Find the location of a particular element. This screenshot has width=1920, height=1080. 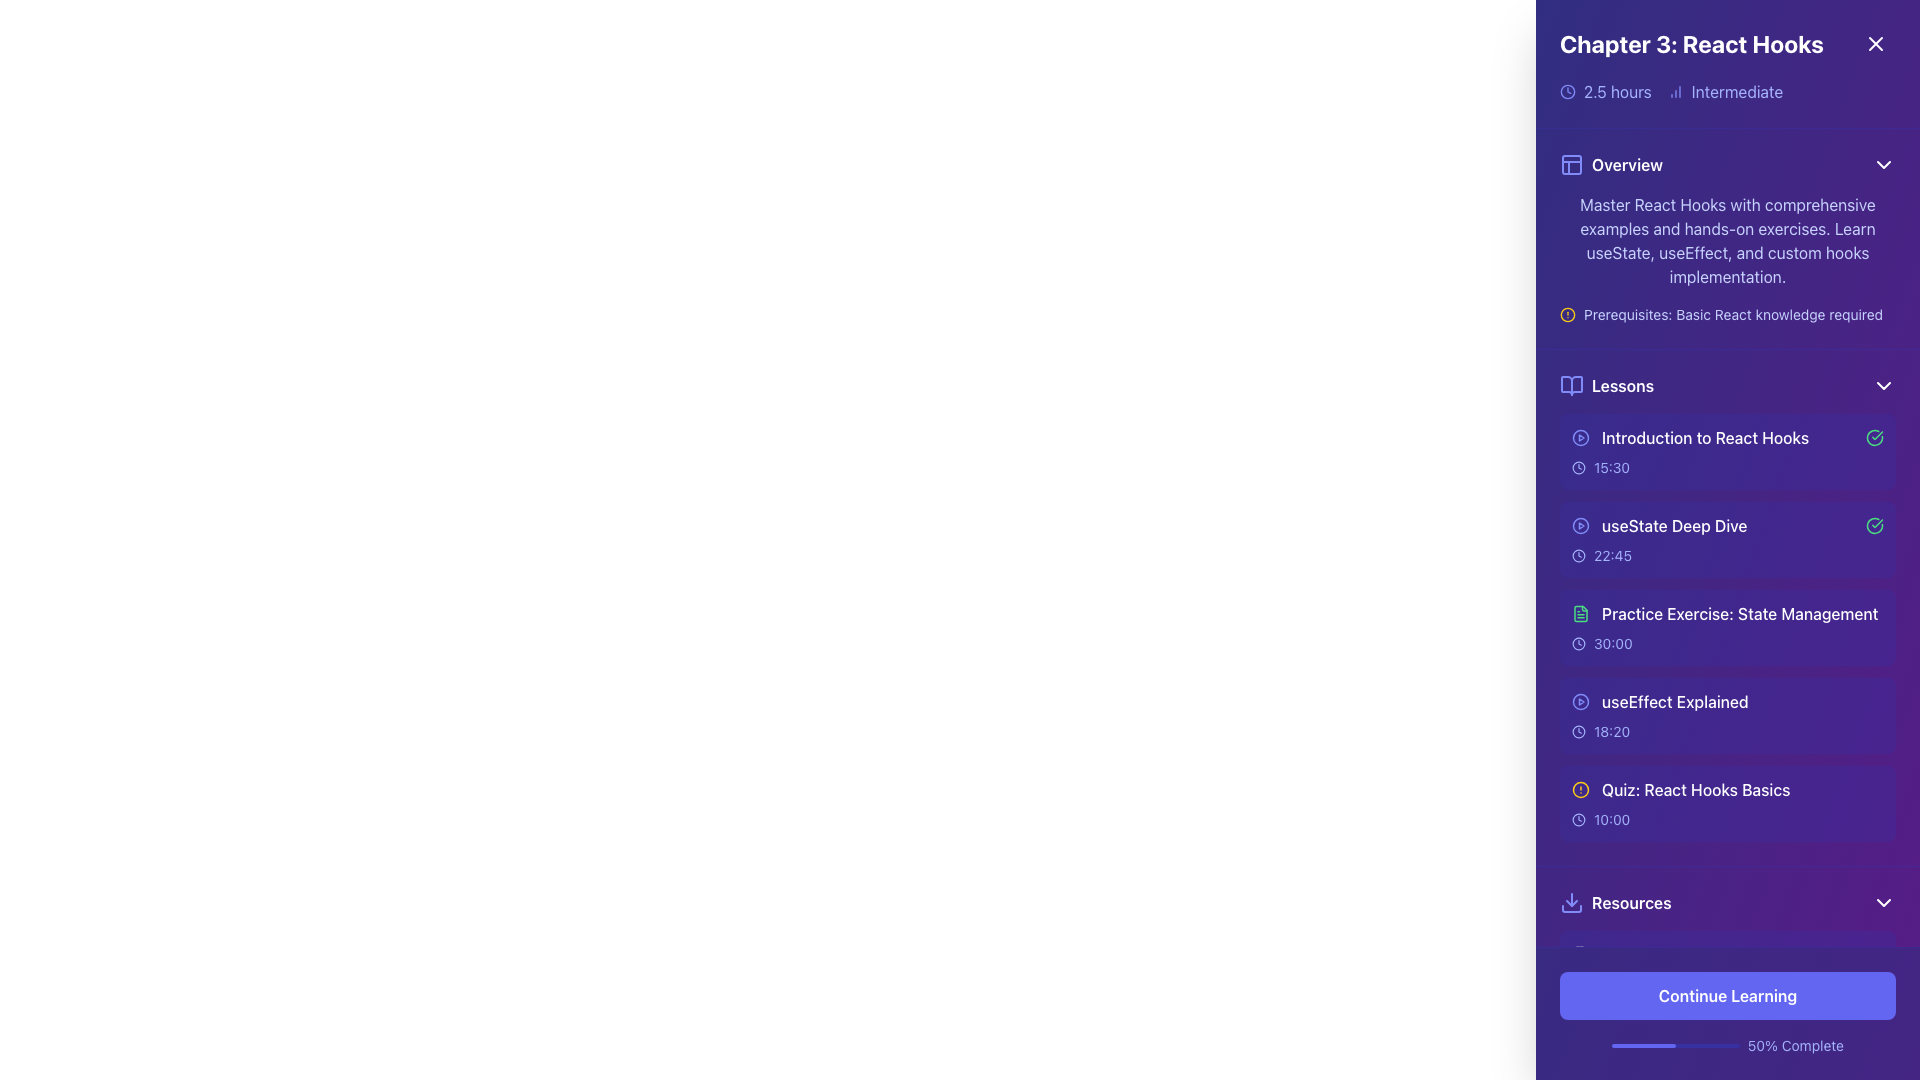

the 'Lessons' header label located in the navigation panel on the right side of the interface is located at coordinates (1623, 385).